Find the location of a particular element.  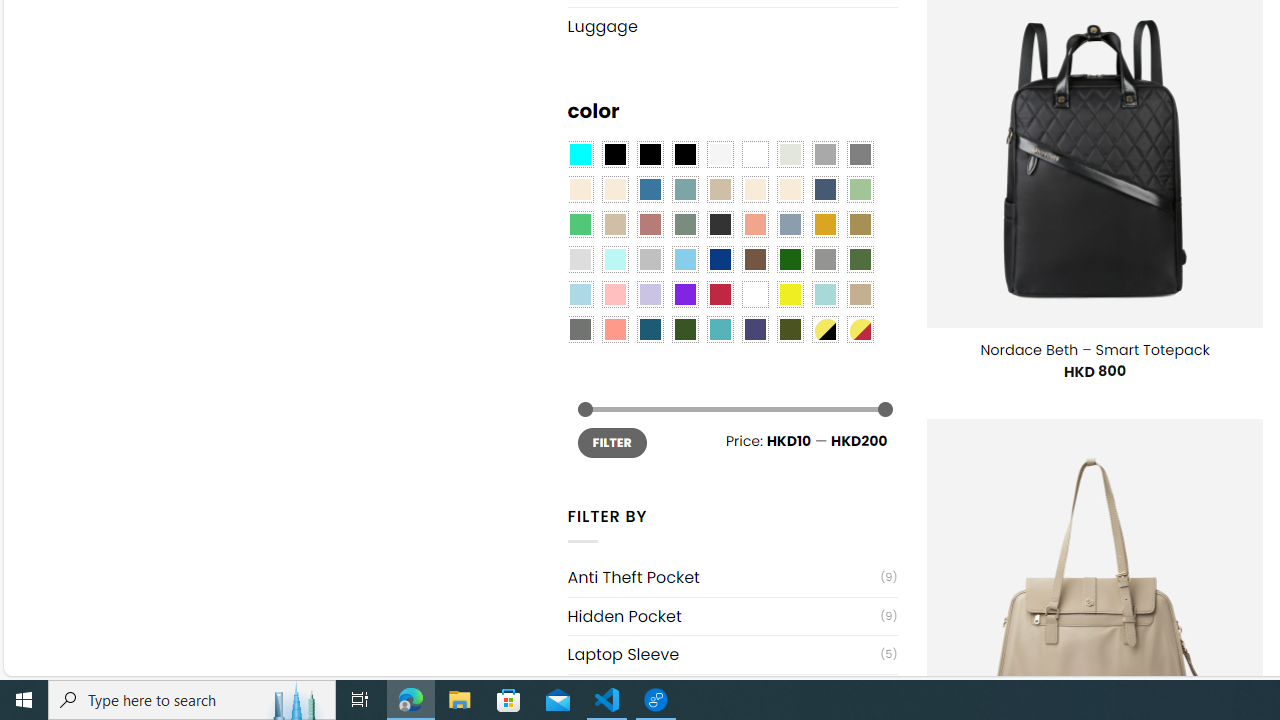

'Forest' is located at coordinates (684, 328).